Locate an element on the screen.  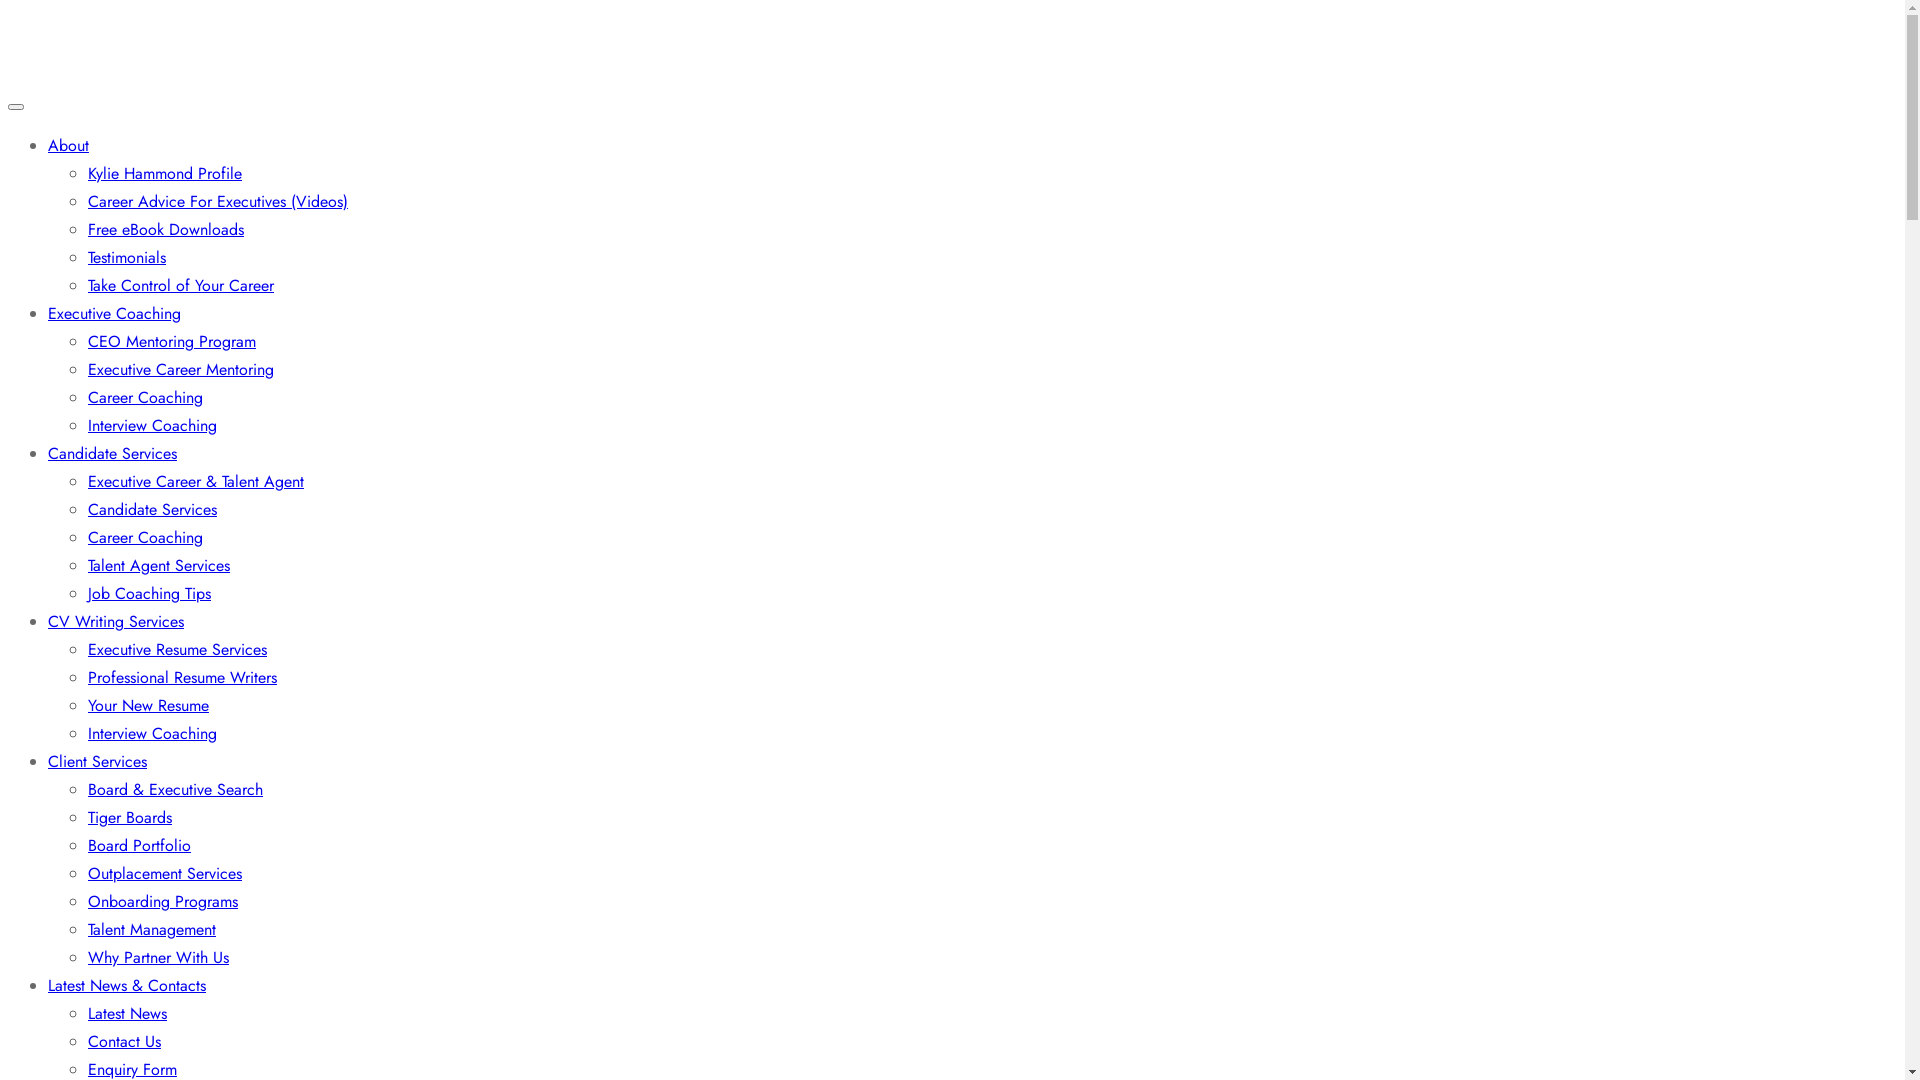
'Executive Resume Services' is located at coordinates (86, 649).